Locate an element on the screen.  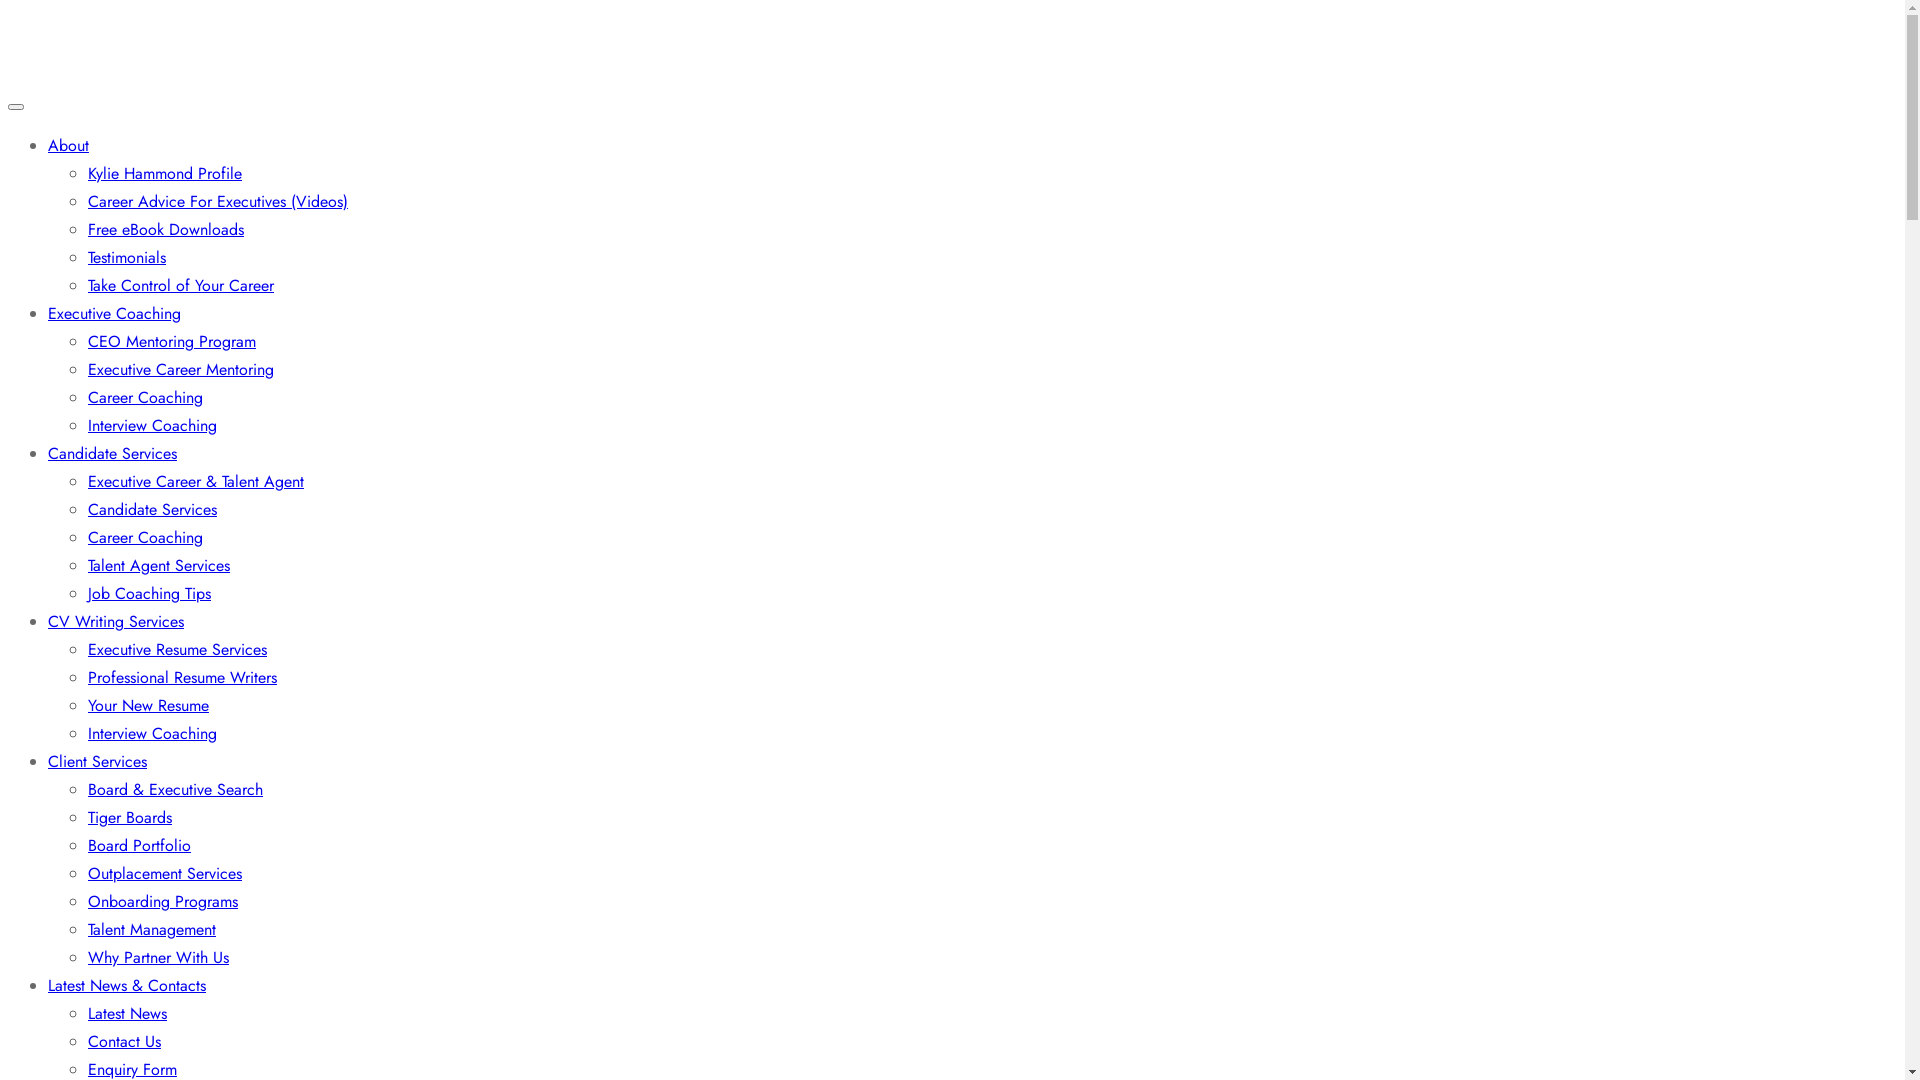
'Executive Resume Services' is located at coordinates (86, 649).